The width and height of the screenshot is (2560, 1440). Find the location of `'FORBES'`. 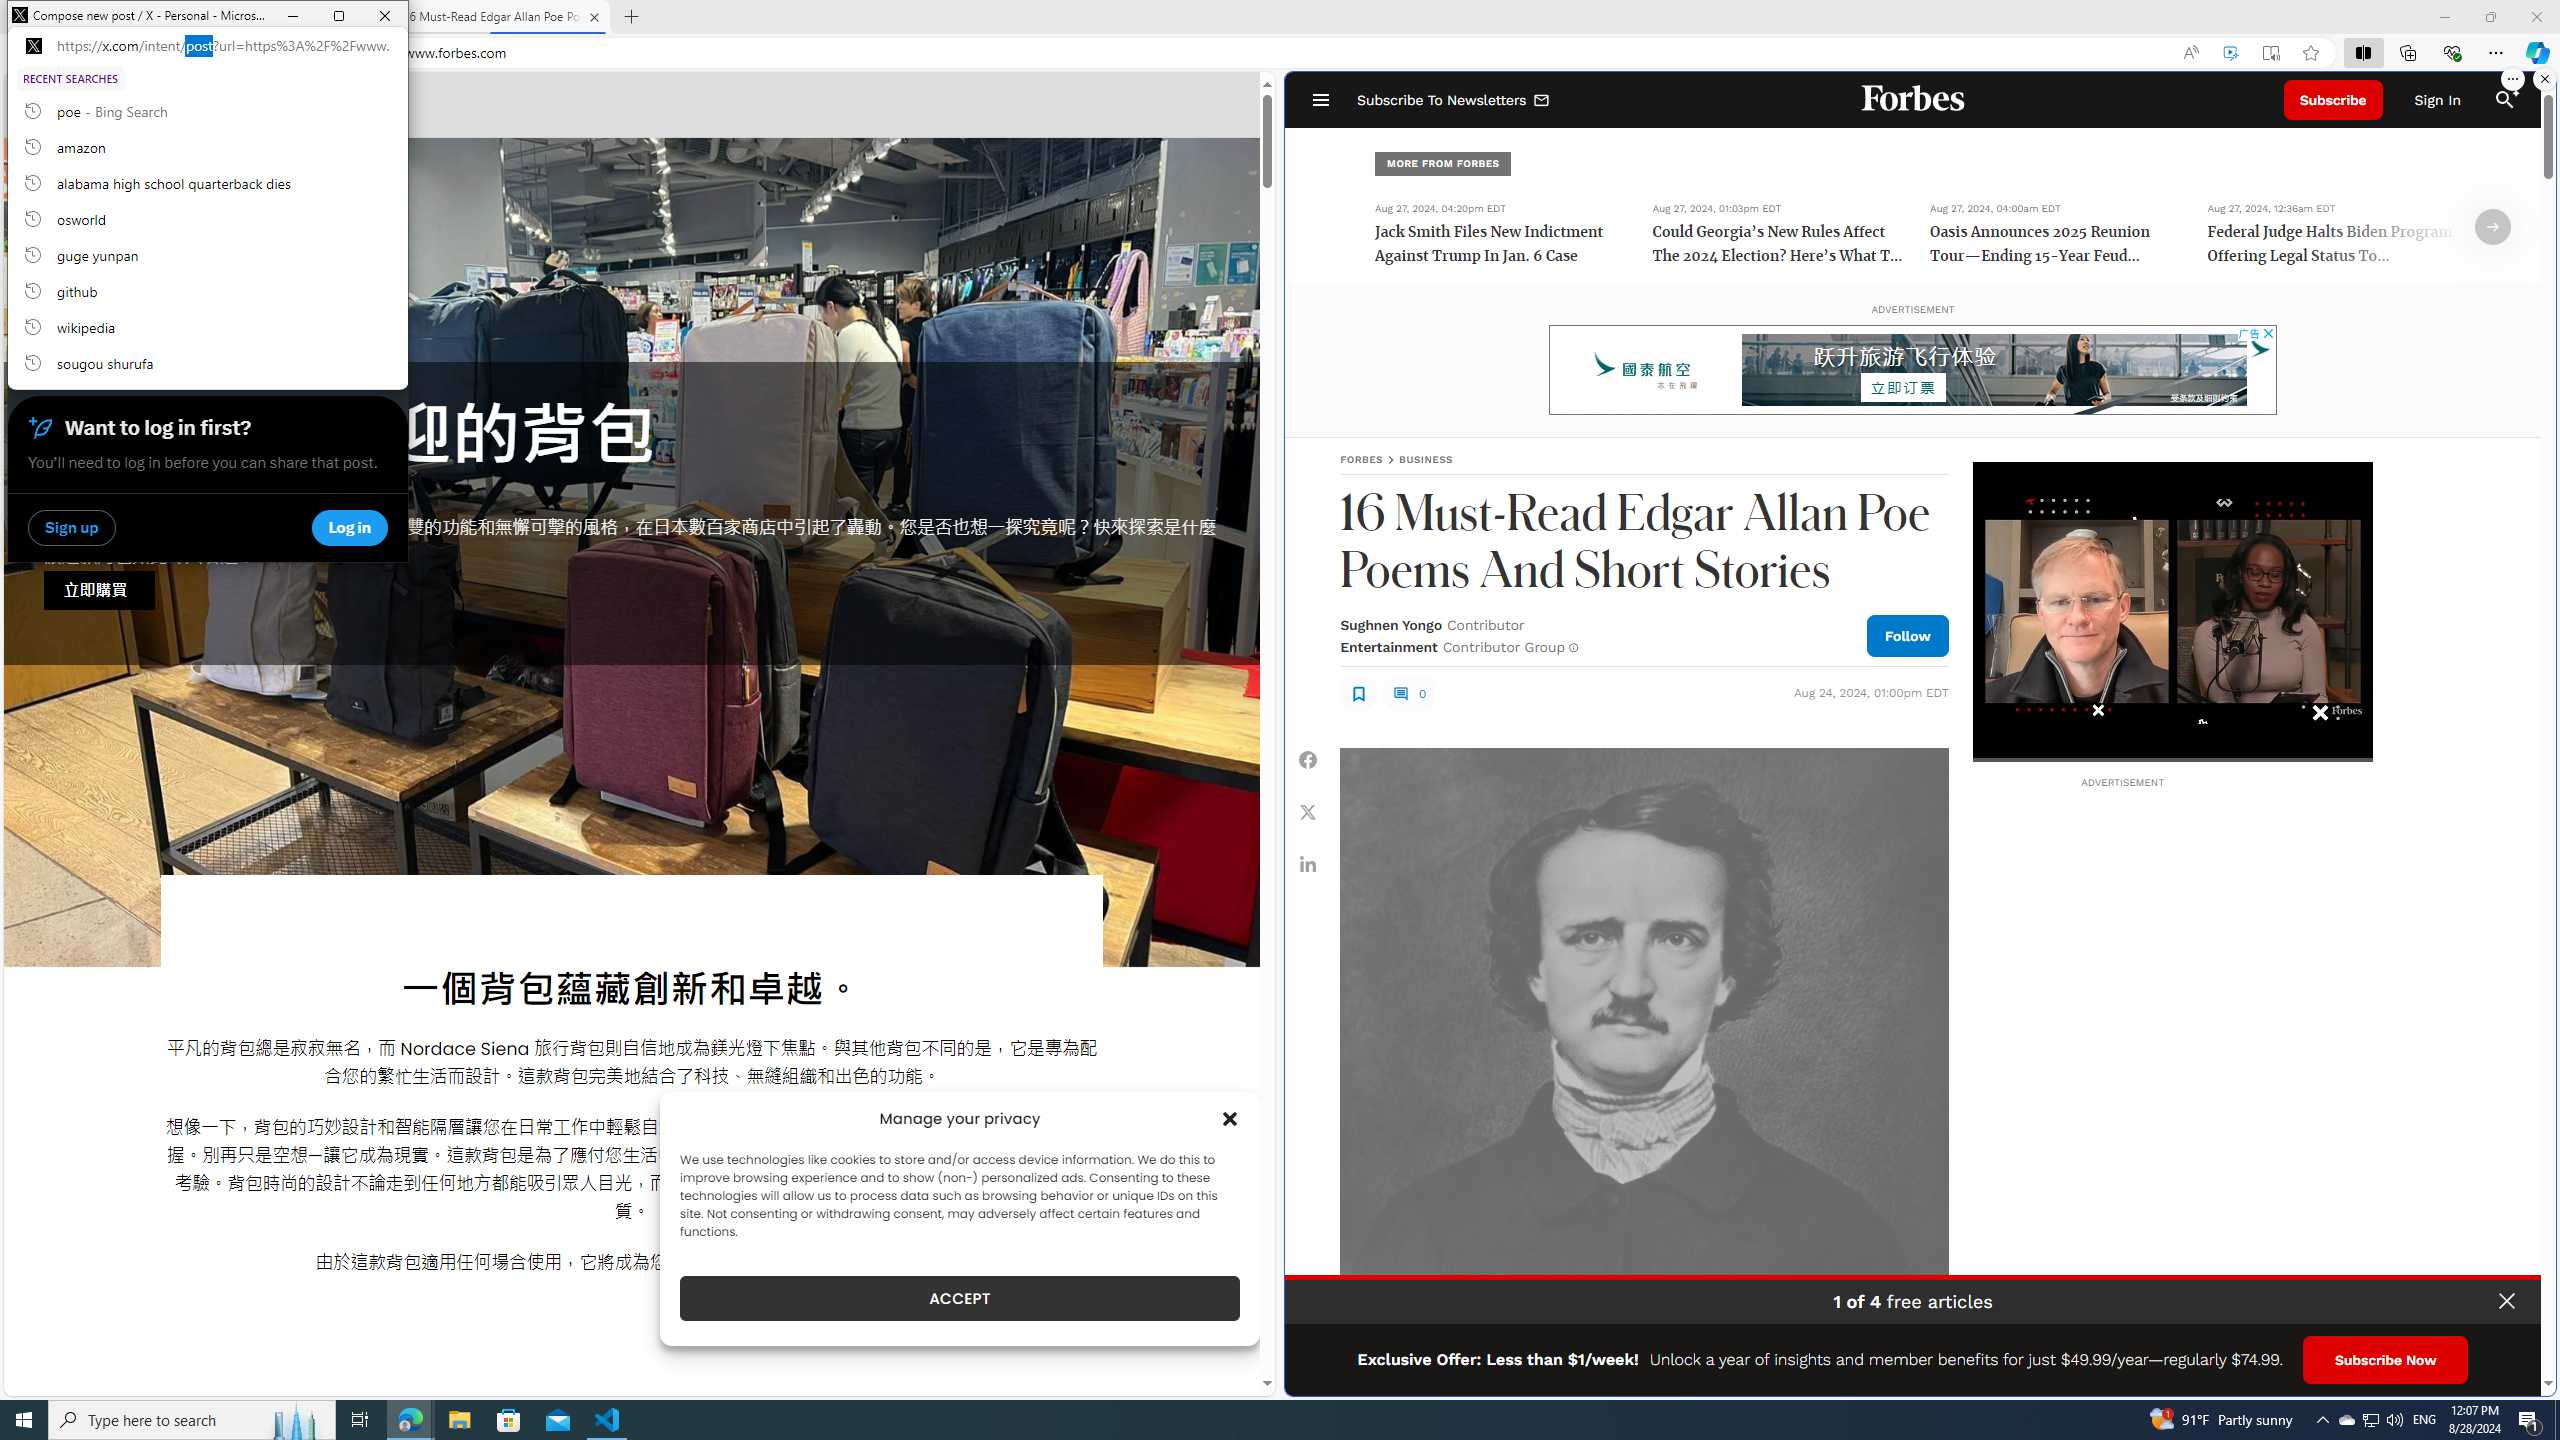

'FORBES' is located at coordinates (1361, 459).